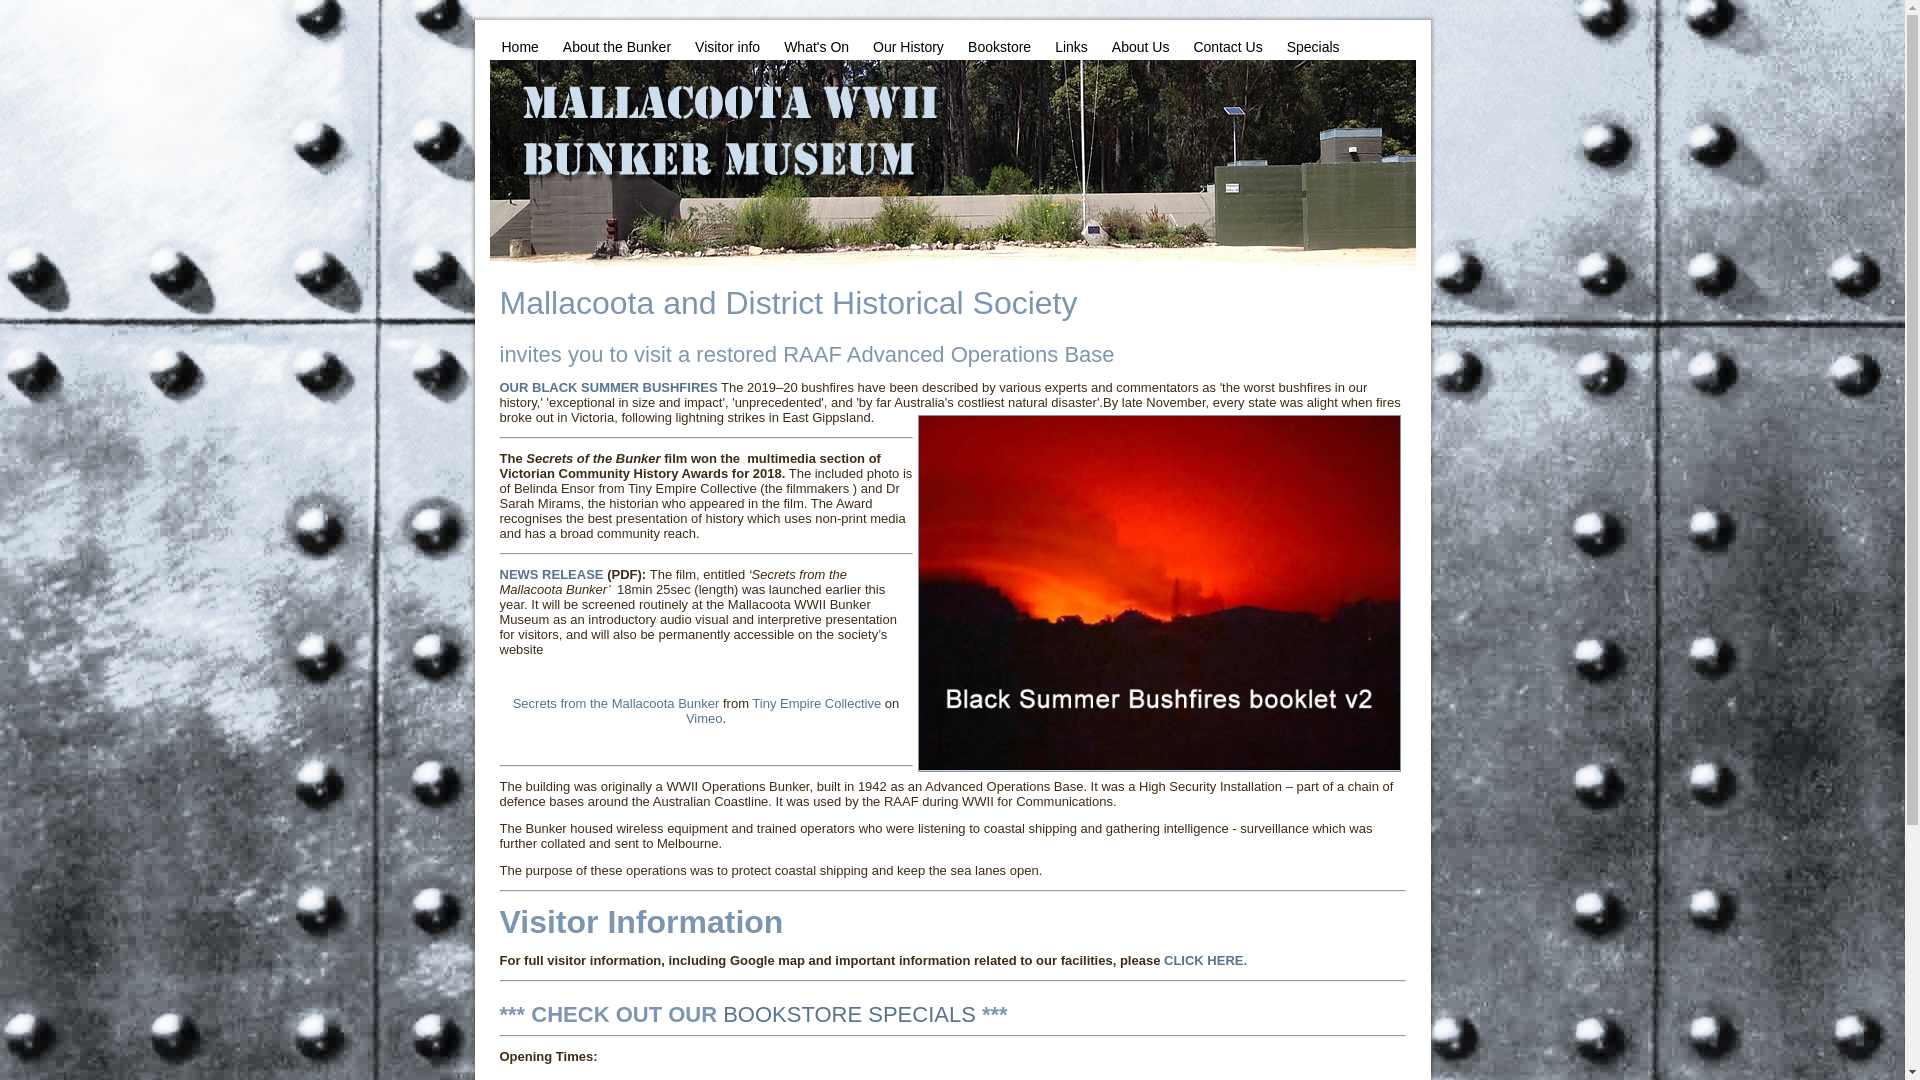 The width and height of the screenshot is (1920, 1080). Describe the element at coordinates (1204, 959) in the screenshot. I see `'CLICK HERE.'` at that location.